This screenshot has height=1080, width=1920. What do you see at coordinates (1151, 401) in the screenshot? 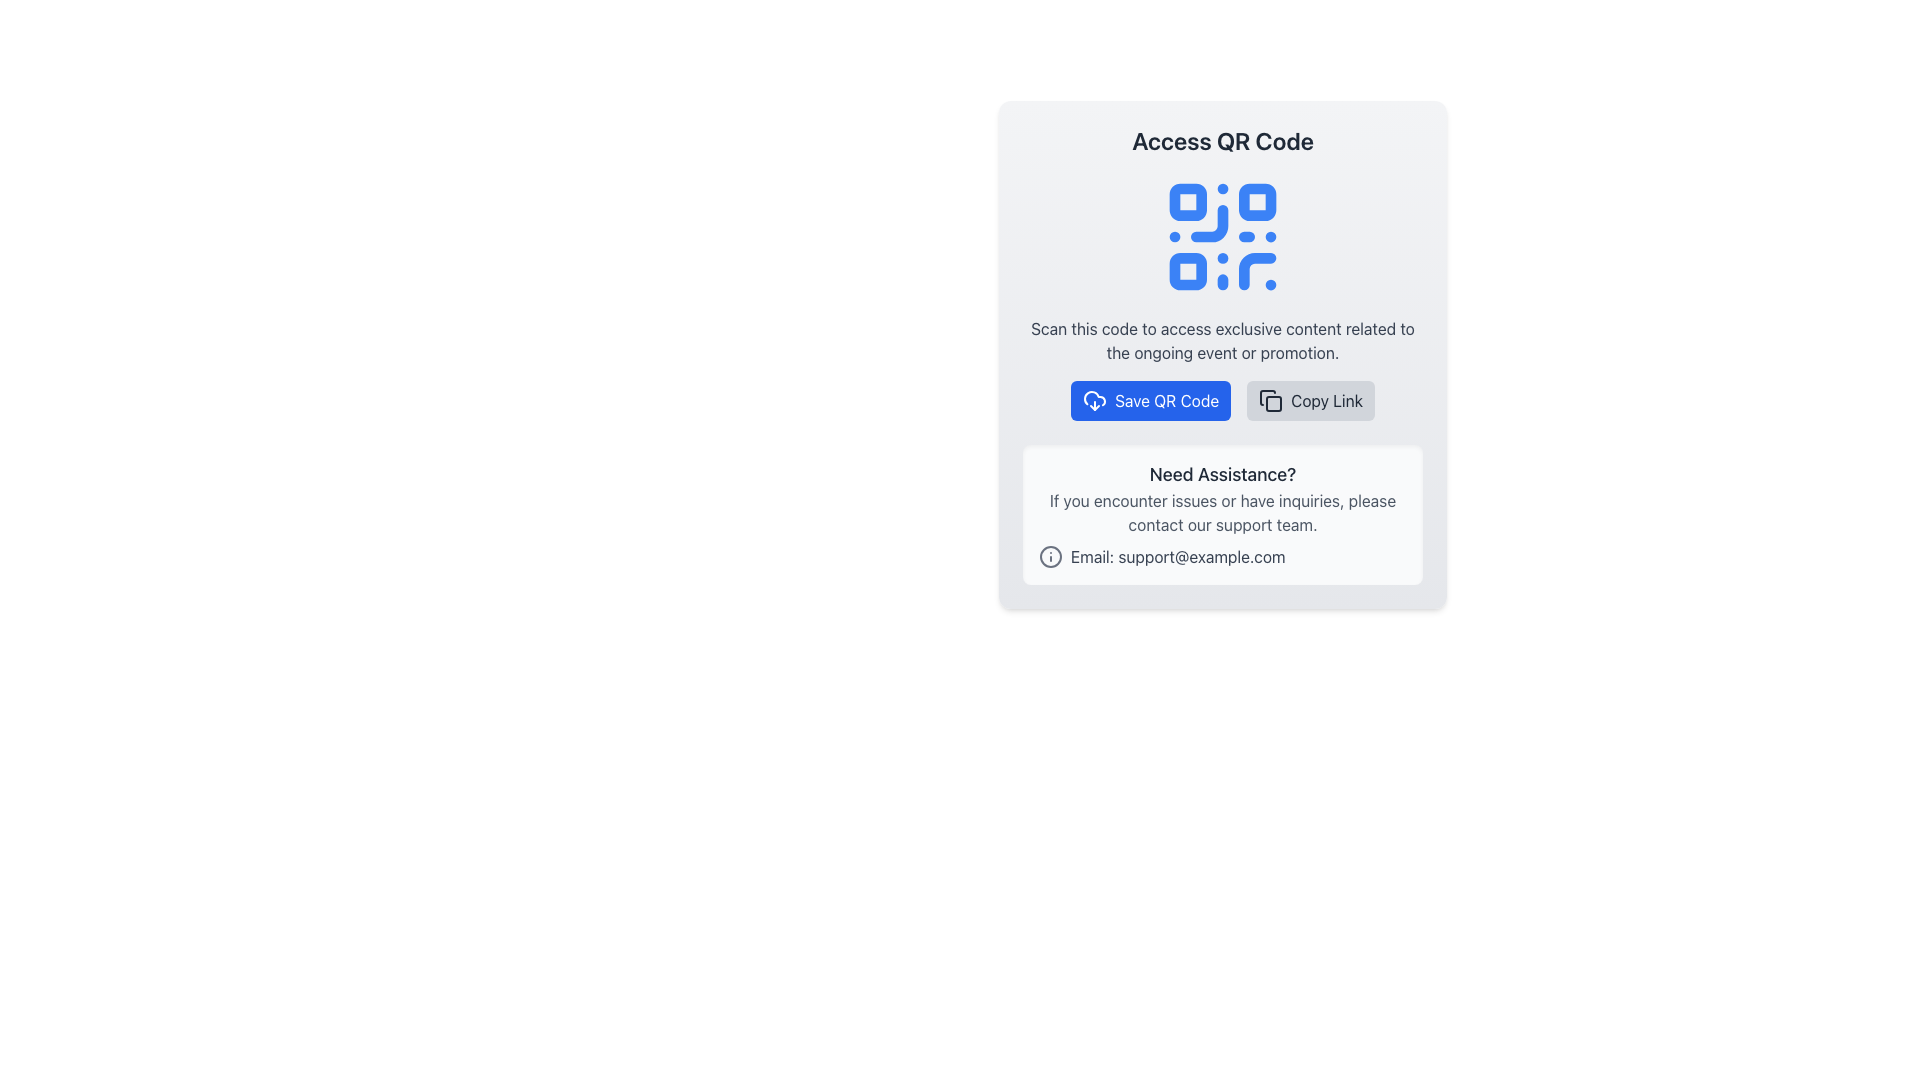
I see `the blue 'Save QR Code' button with rounded rectangular shape to observe the hover effect` at bounding box center [1151, 401].